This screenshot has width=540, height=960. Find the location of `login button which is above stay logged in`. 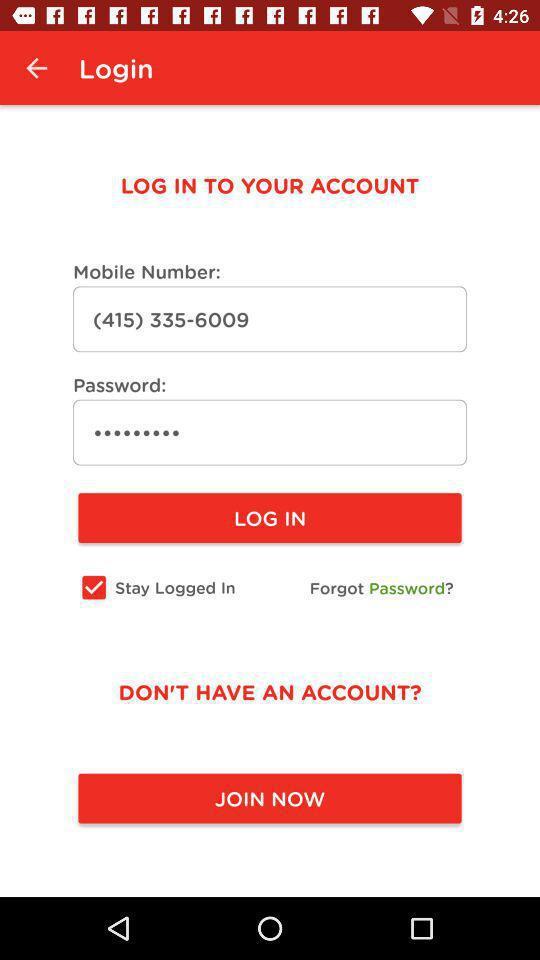

login button which is above stay logged in is located at coordinates (270, 517).